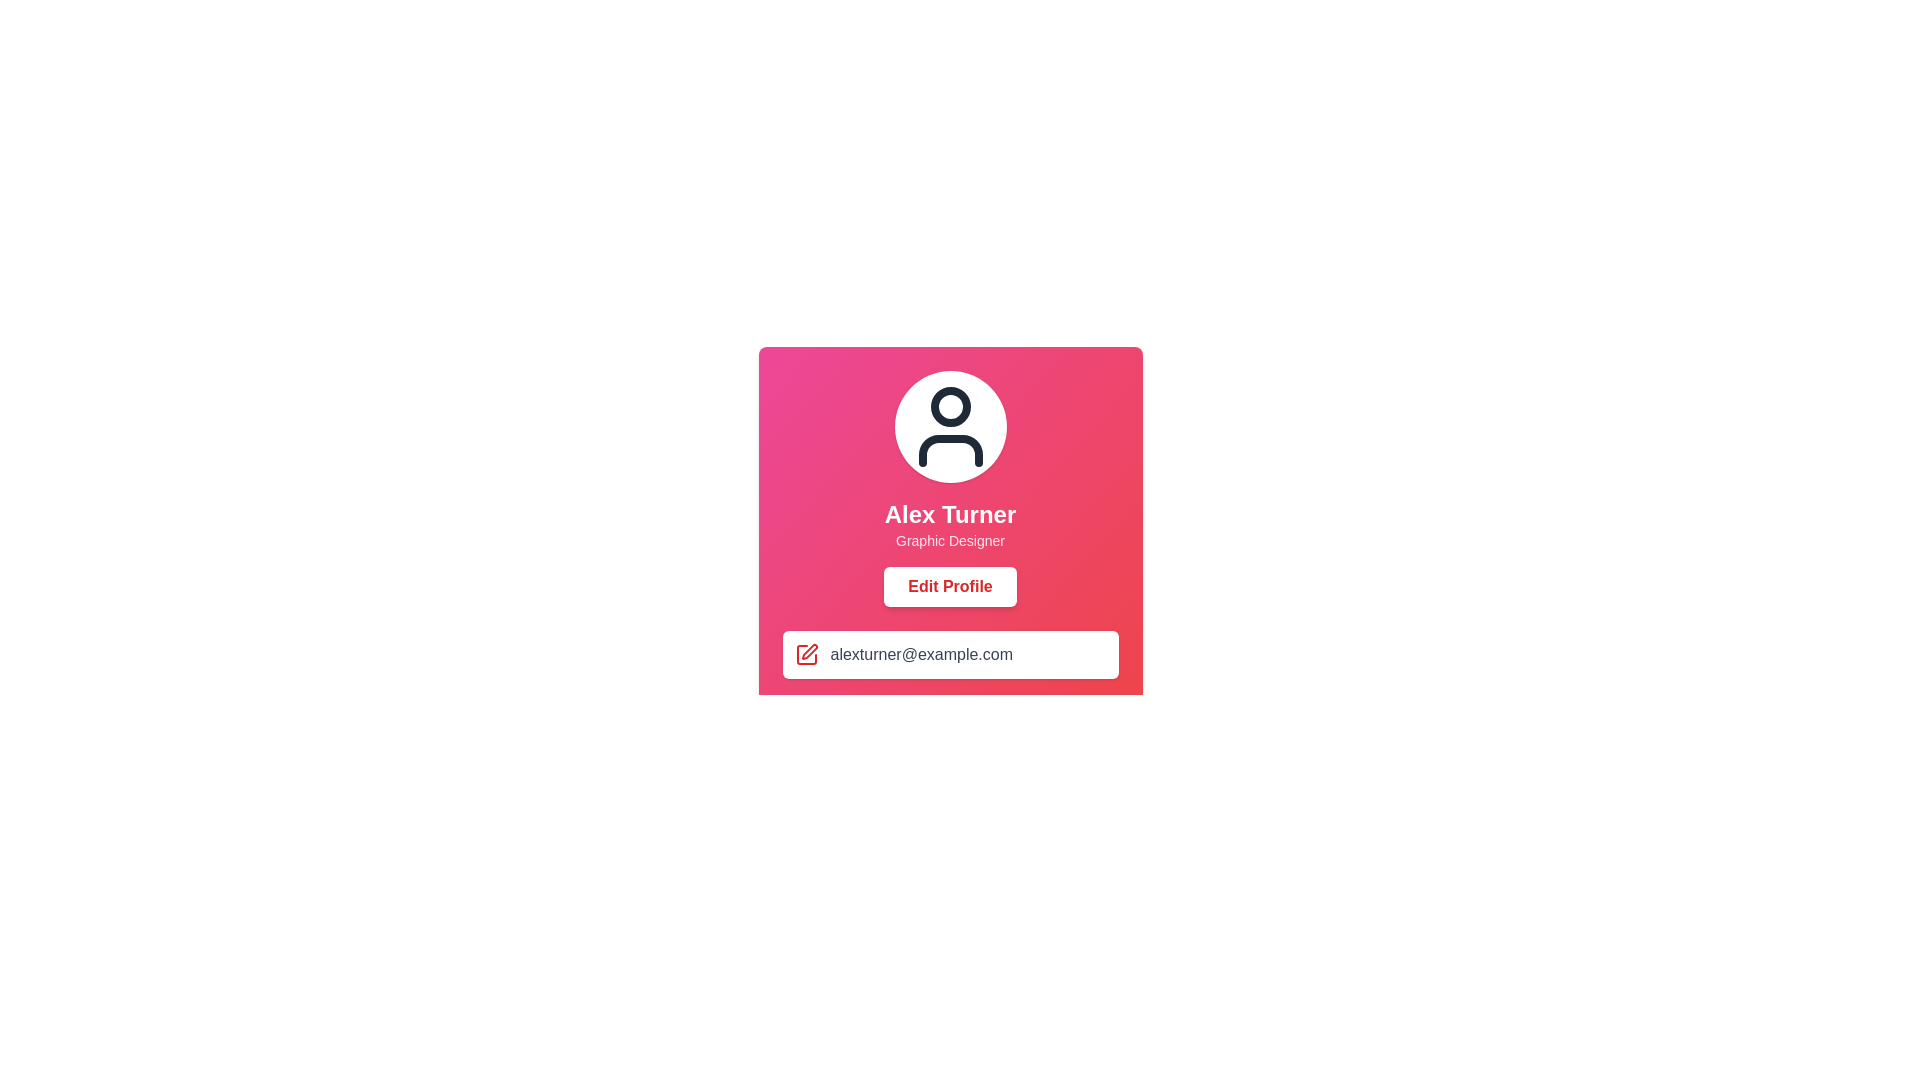 This screenshot has width=1920, height=1080. I want to click on the circular element representing the head of the user icon, which is part of the SVG user profile icon located at the upper middle of the interface, so click(949, 406).